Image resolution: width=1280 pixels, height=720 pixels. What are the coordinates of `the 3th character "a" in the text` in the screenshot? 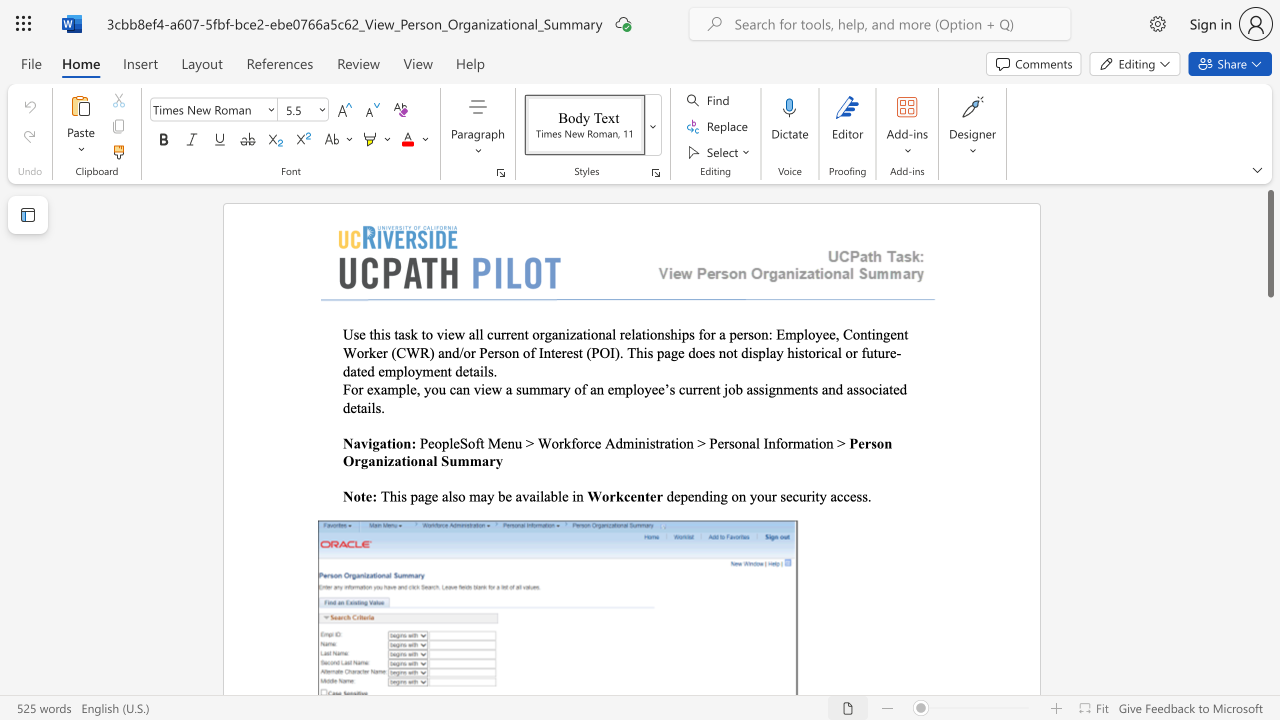 It's located at (509, 389).